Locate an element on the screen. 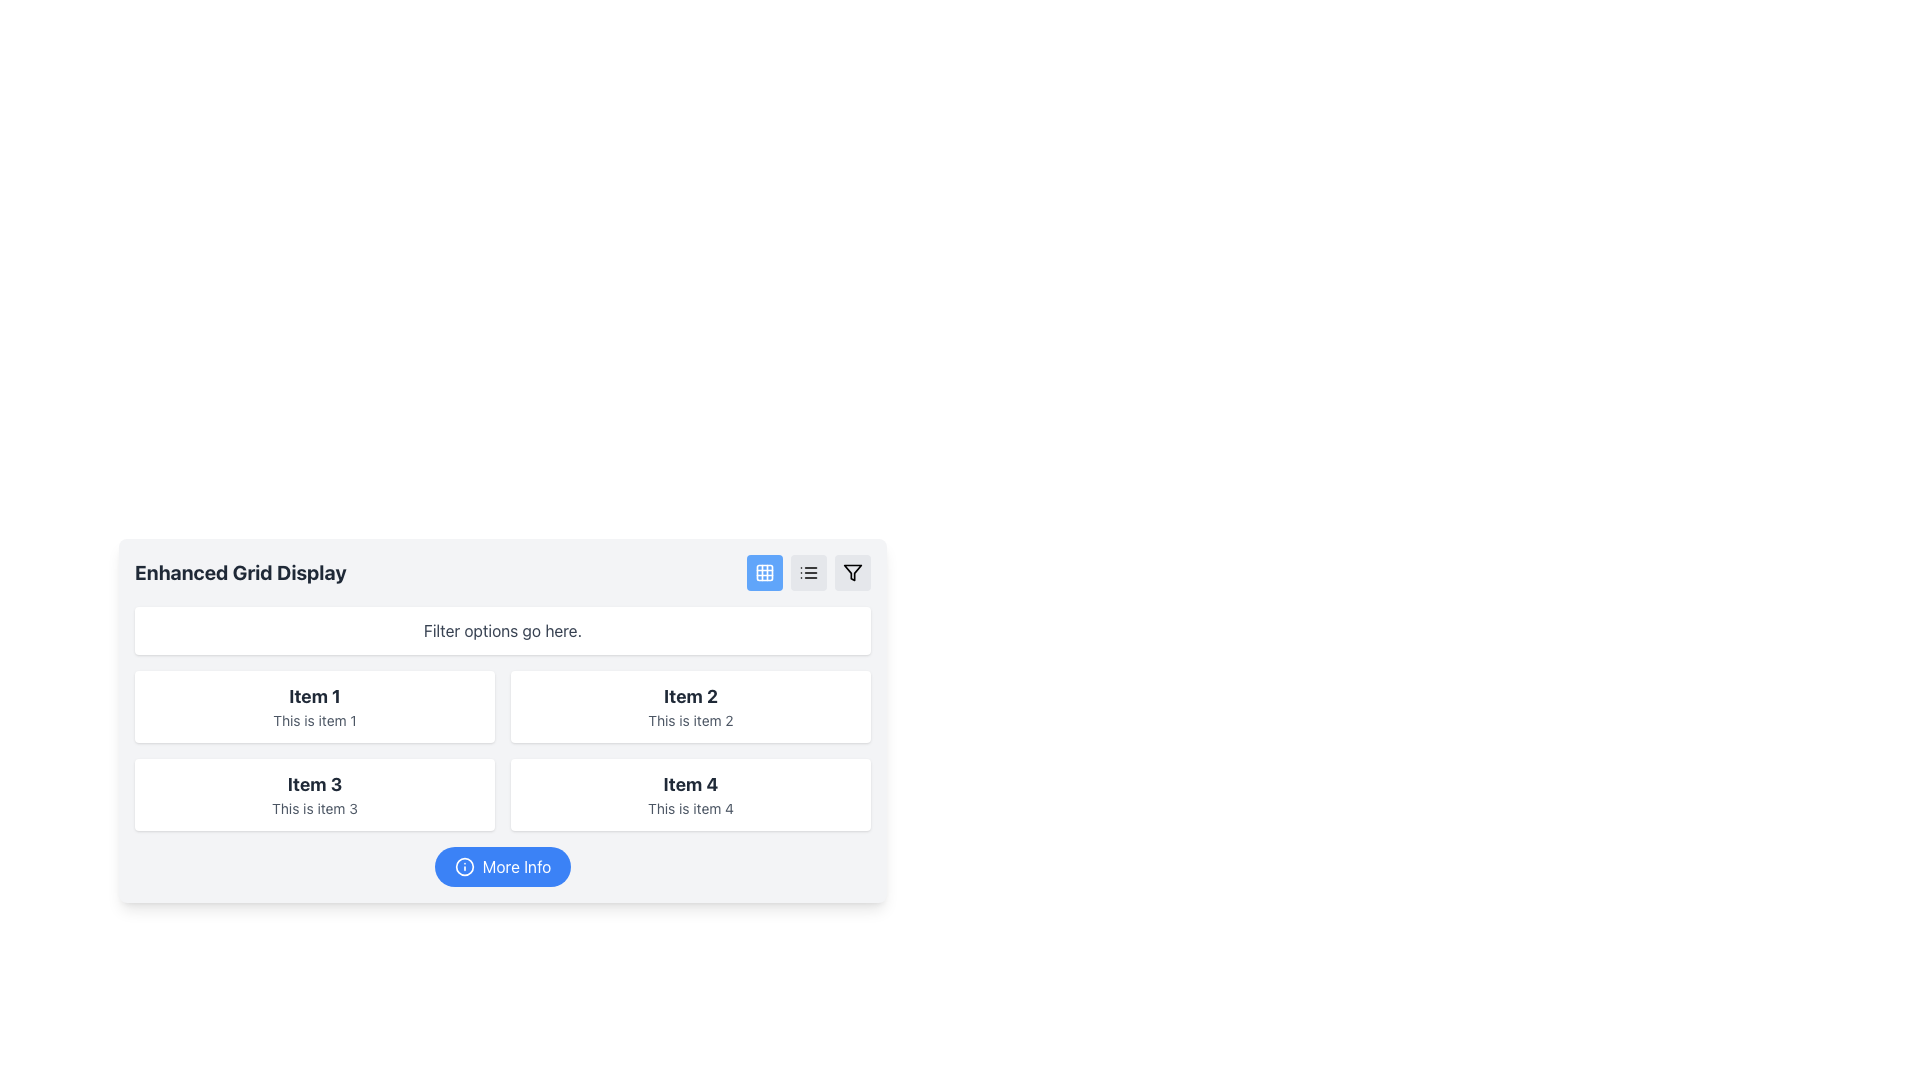  the grid layout toggle button located in the toolbar section beneath the header, positioned first in a group of three buttons is located at coordinates (763, 573).